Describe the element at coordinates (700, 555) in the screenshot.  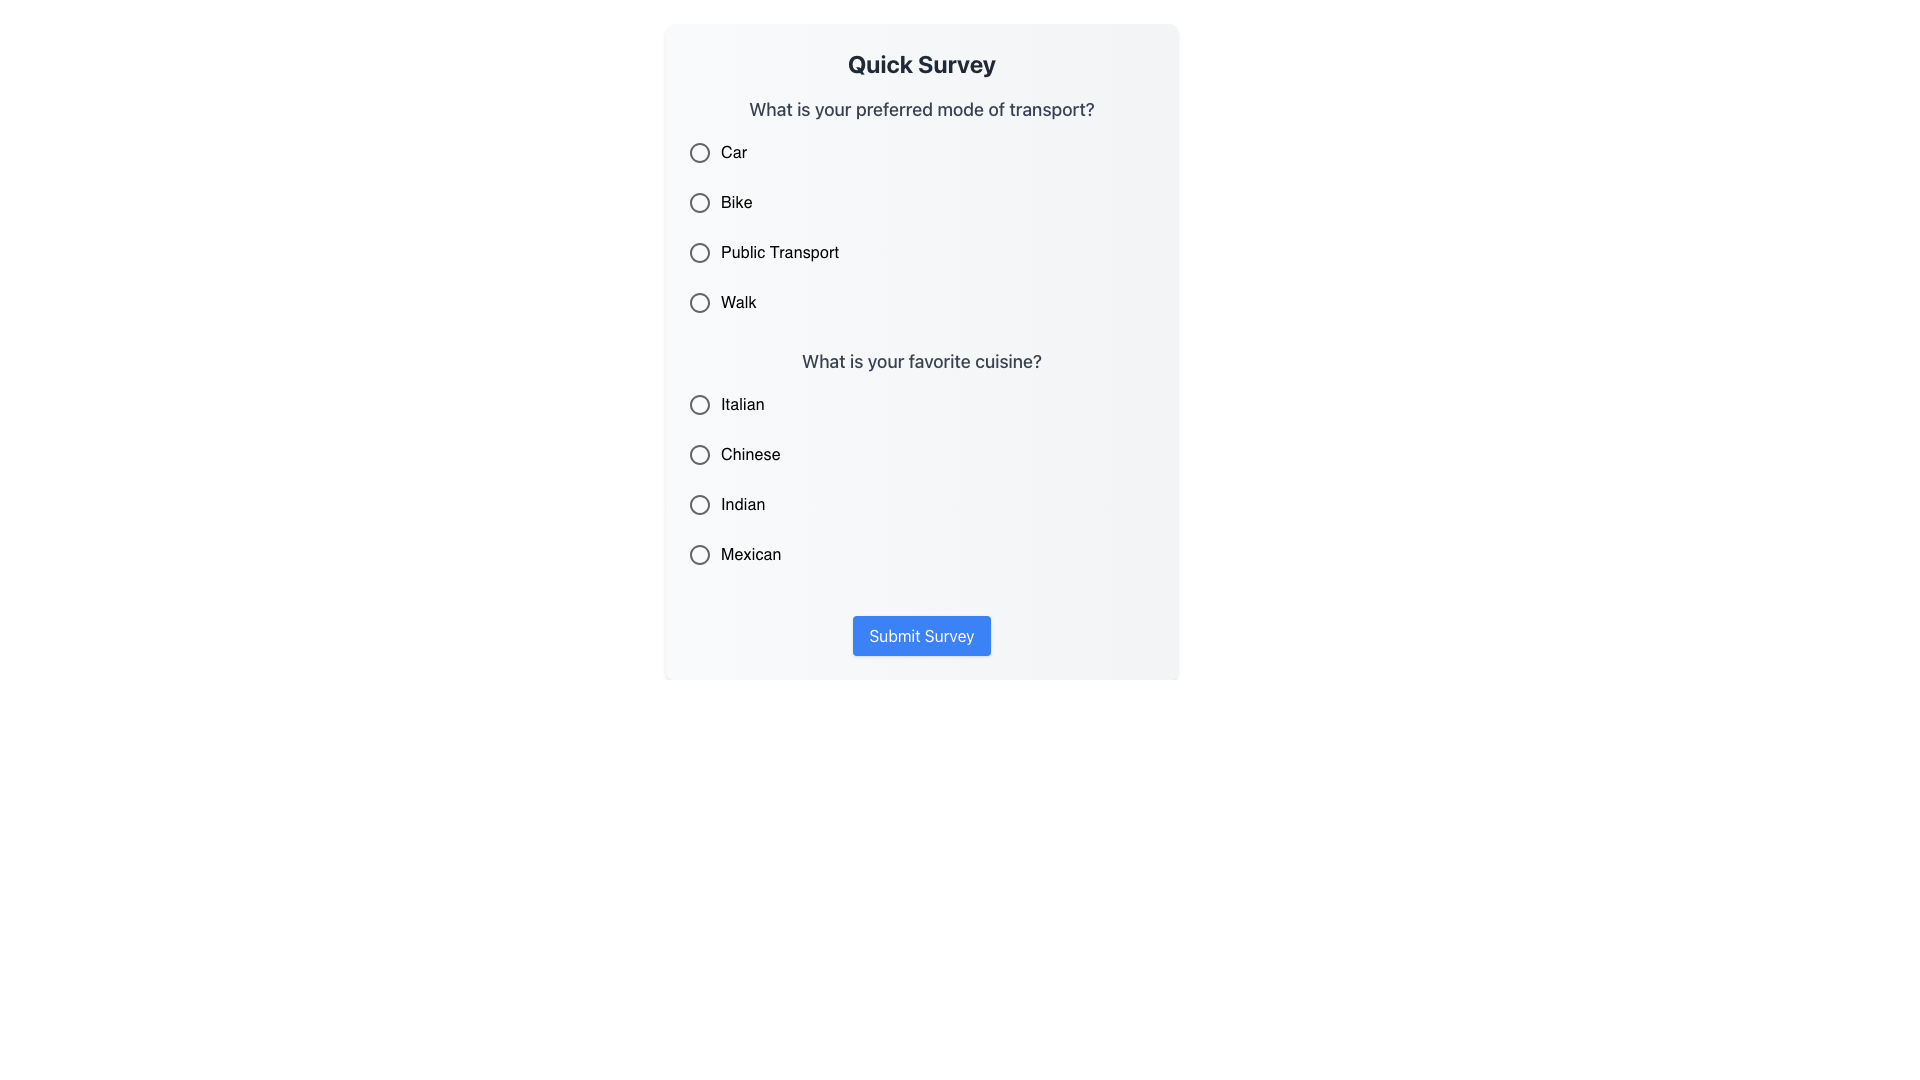
I see `the last radio button in the list of options for the question 'What is your favorite cuisine?'` at that location.